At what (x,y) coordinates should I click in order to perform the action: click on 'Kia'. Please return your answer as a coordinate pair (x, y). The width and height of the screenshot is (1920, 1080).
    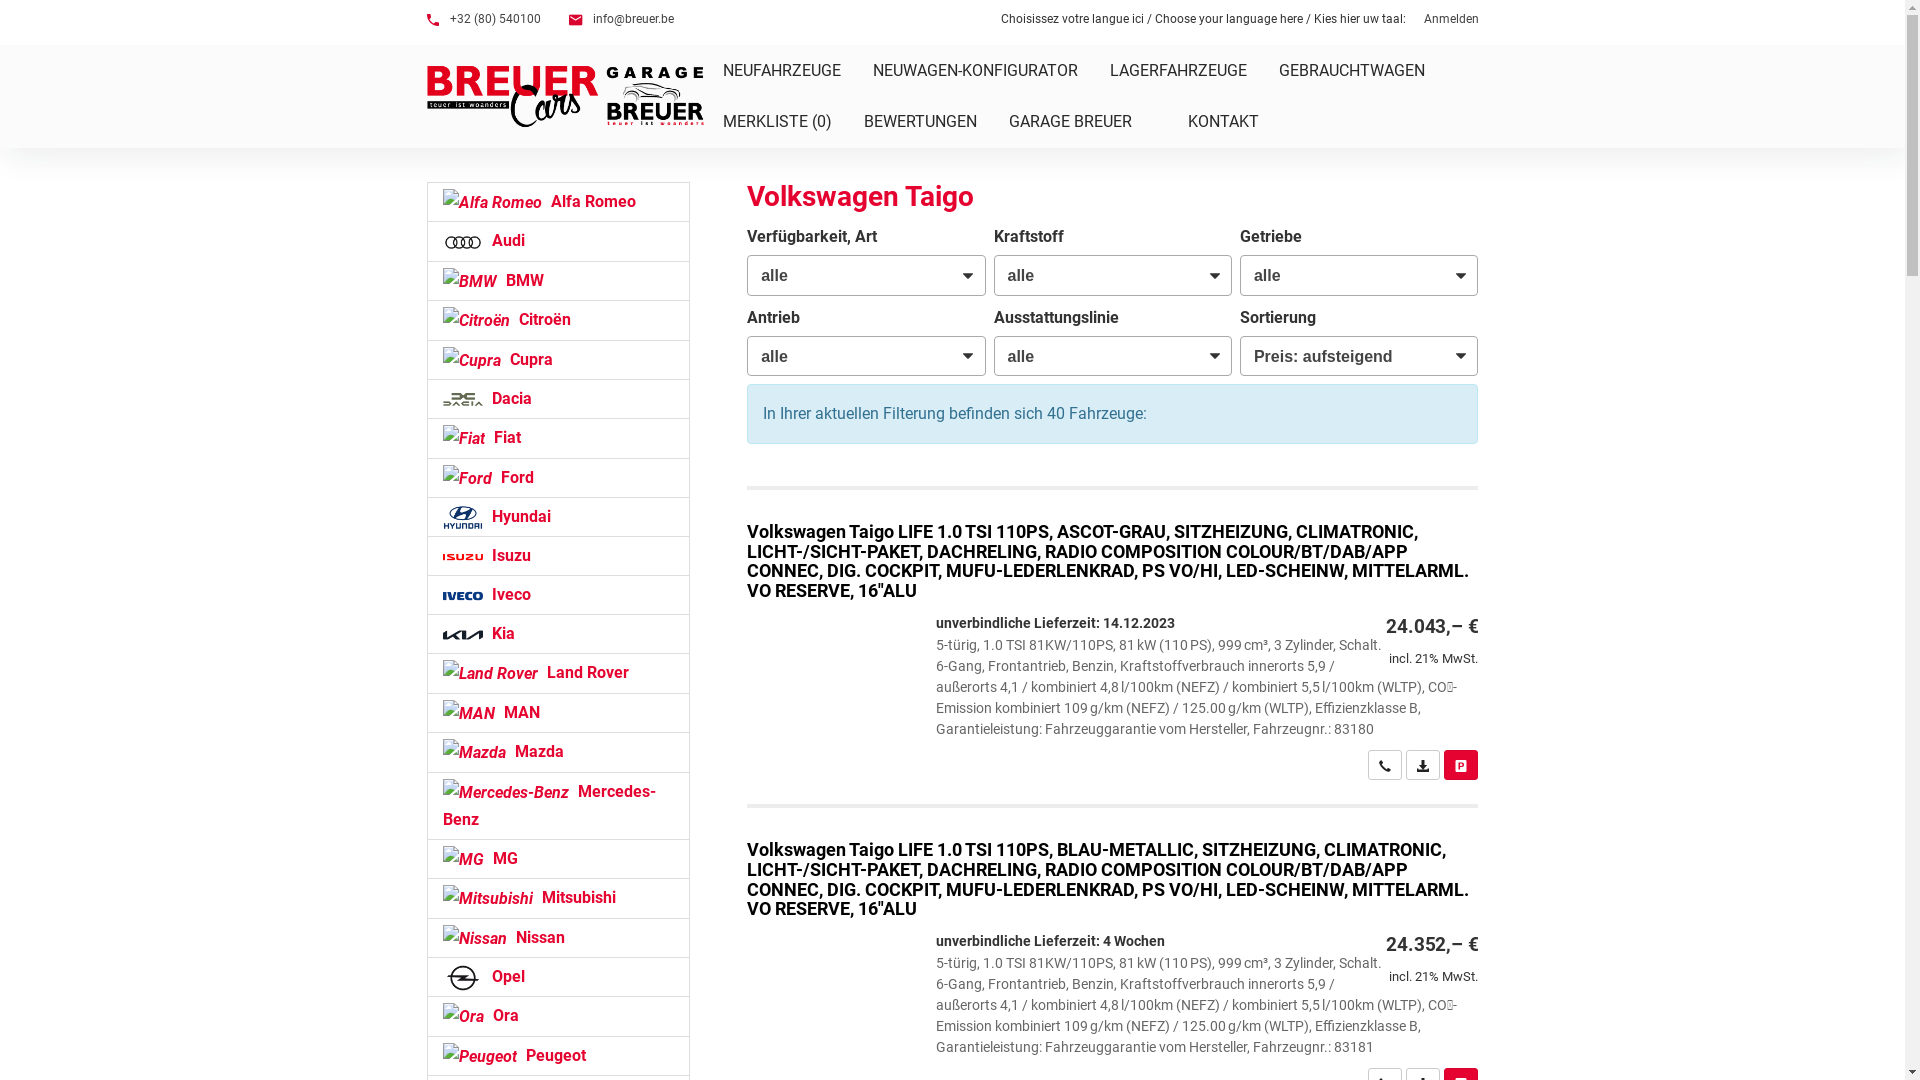
    Looking at the image, I should click on (557, 633).